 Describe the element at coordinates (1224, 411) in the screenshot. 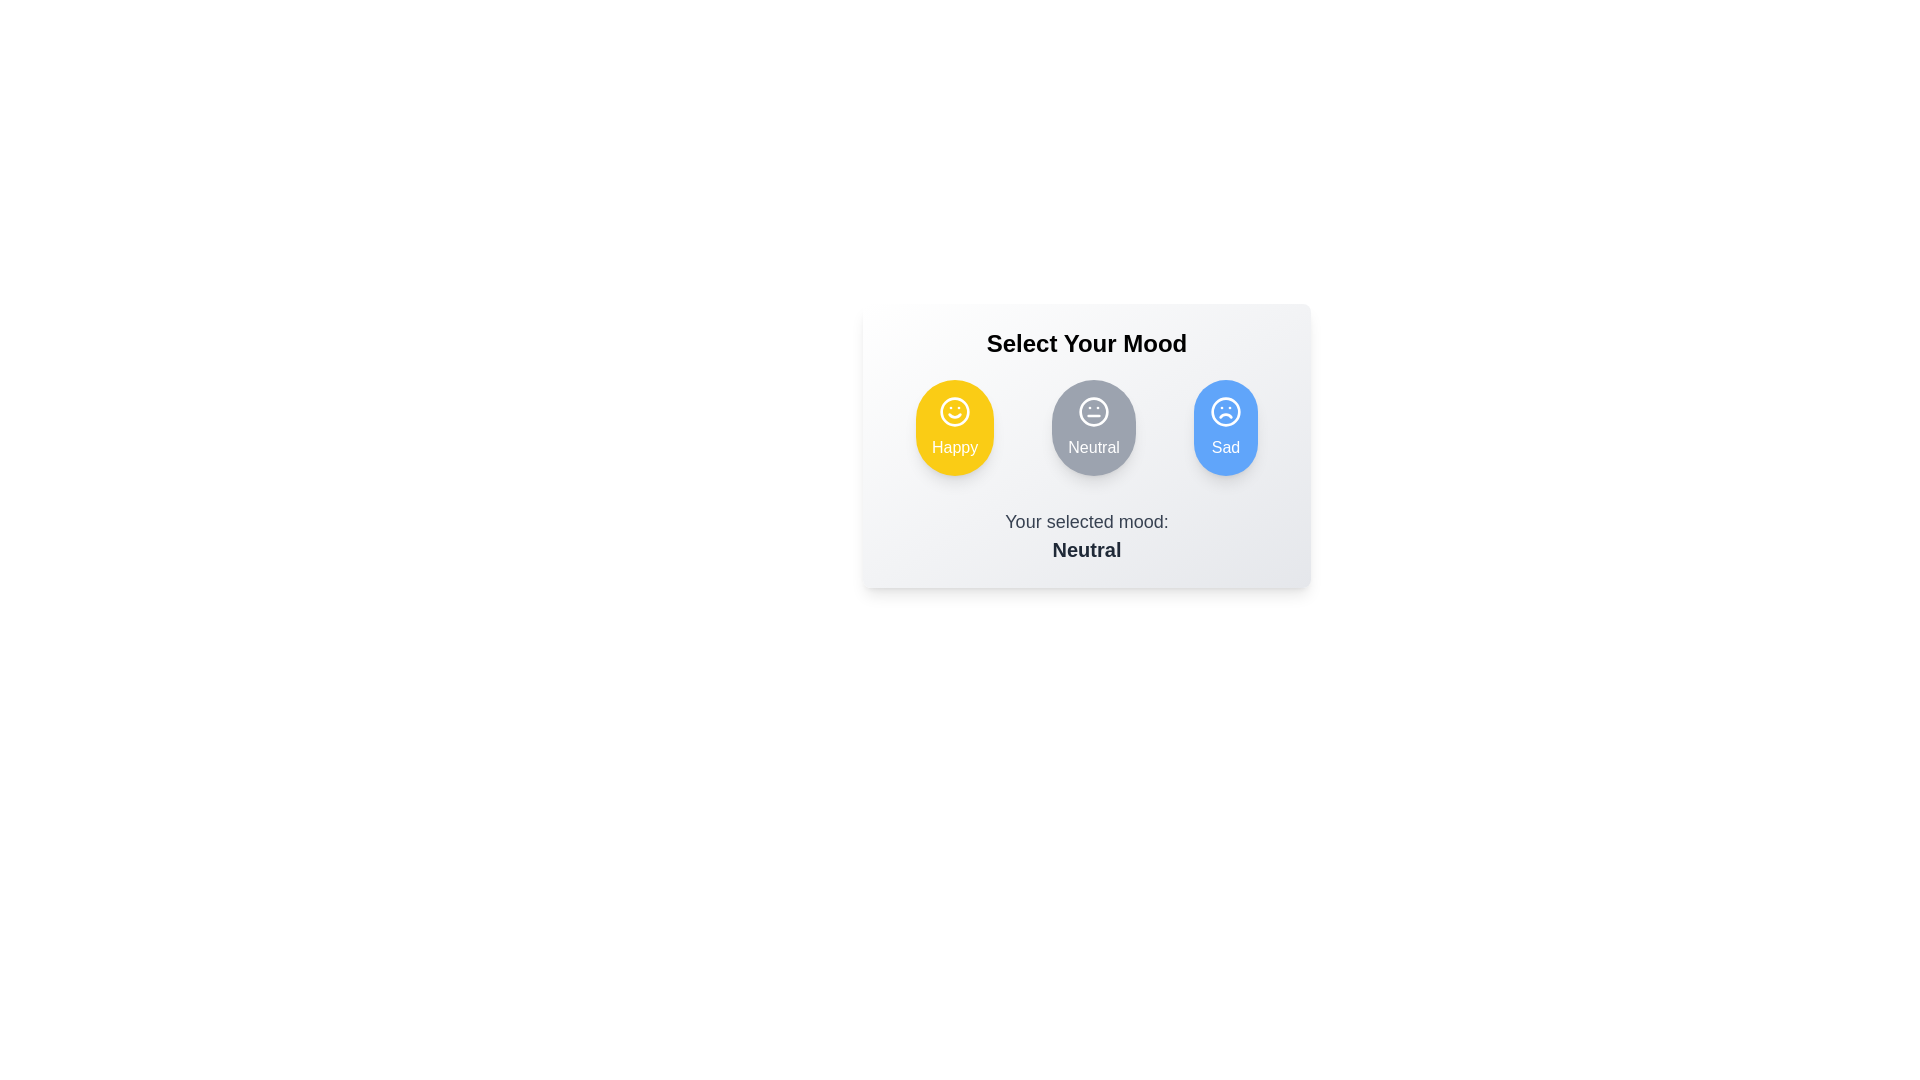

I see `the outer ring of the face icon represented by a stroke circle with no fill, which is part of the 'Sad' button among the mood selection options` at that location.